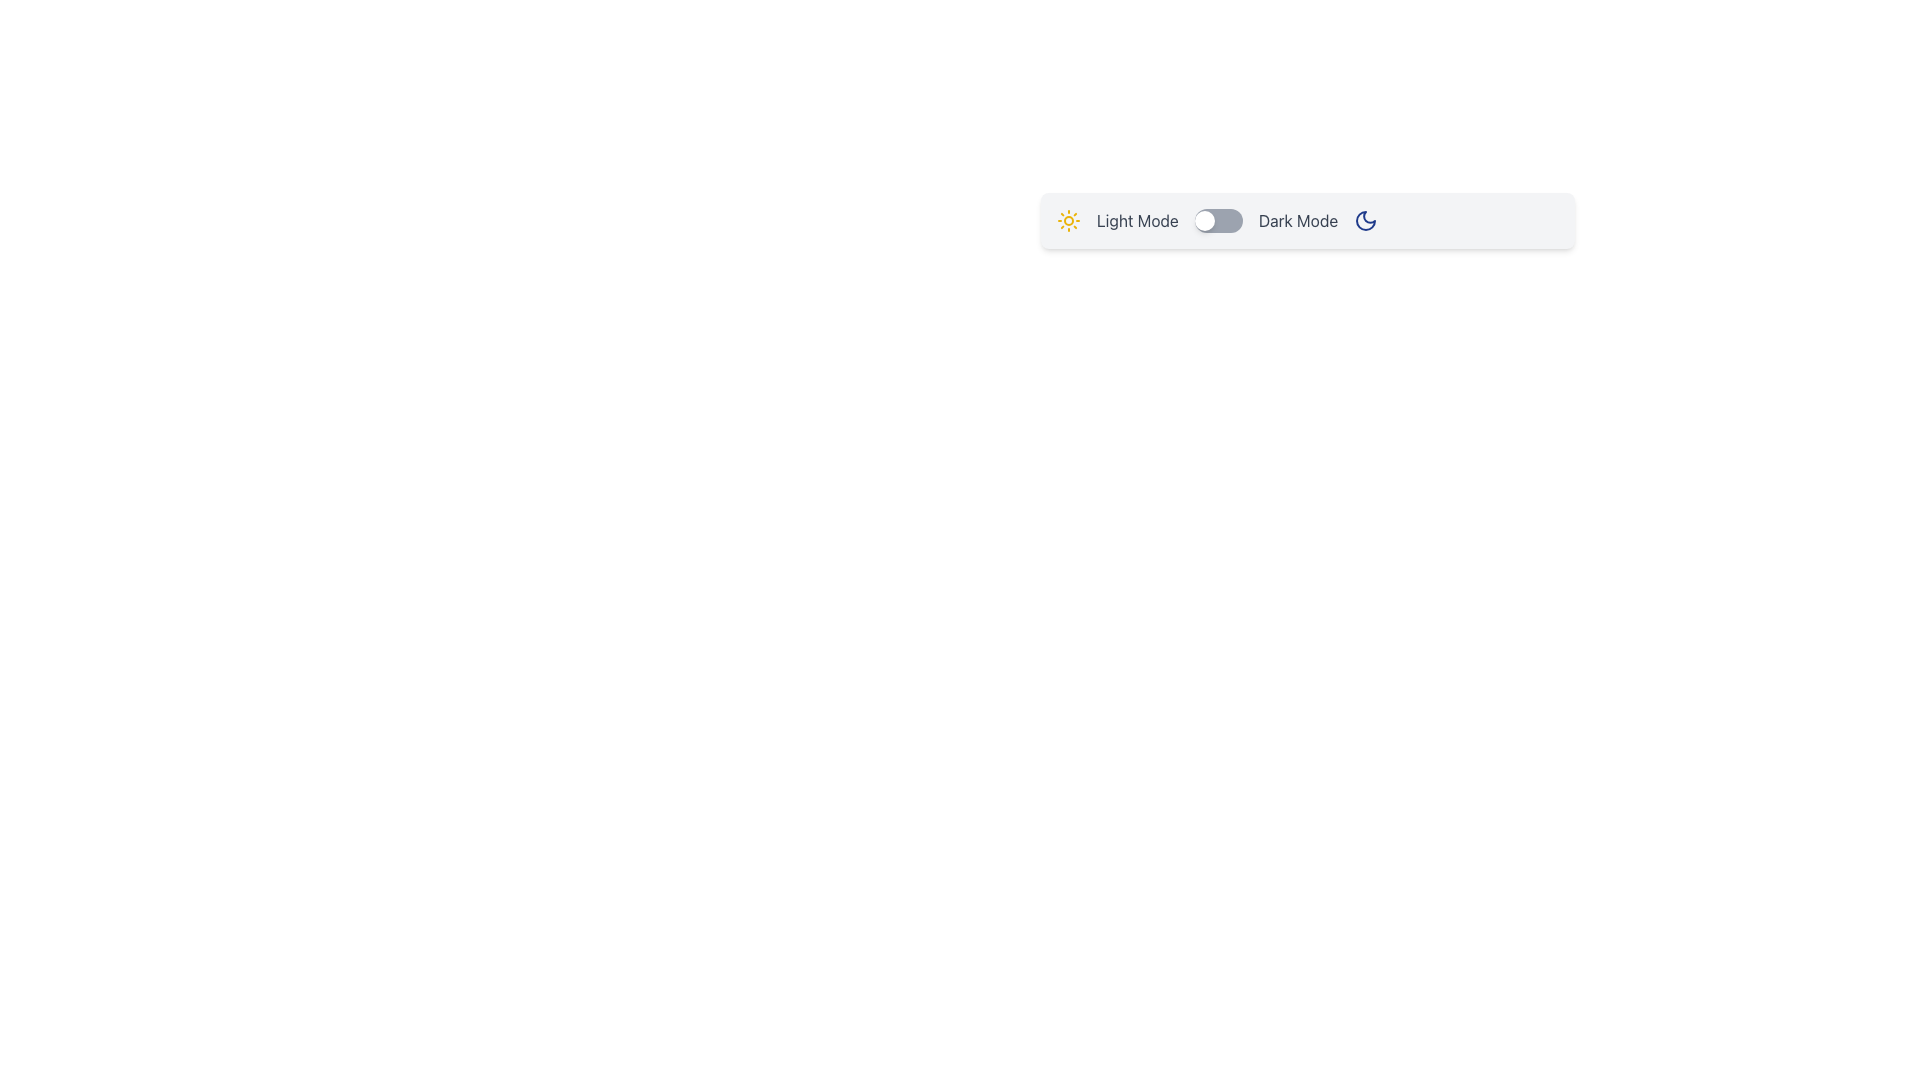 Image resolution: width=1920 pixels, height=1080 pixels. Describe the element at coordinates (1217, 220) in the screenshot. I see `the toggle switch positioned between 'Light Mode' and 'Dark Mode'` at that location.